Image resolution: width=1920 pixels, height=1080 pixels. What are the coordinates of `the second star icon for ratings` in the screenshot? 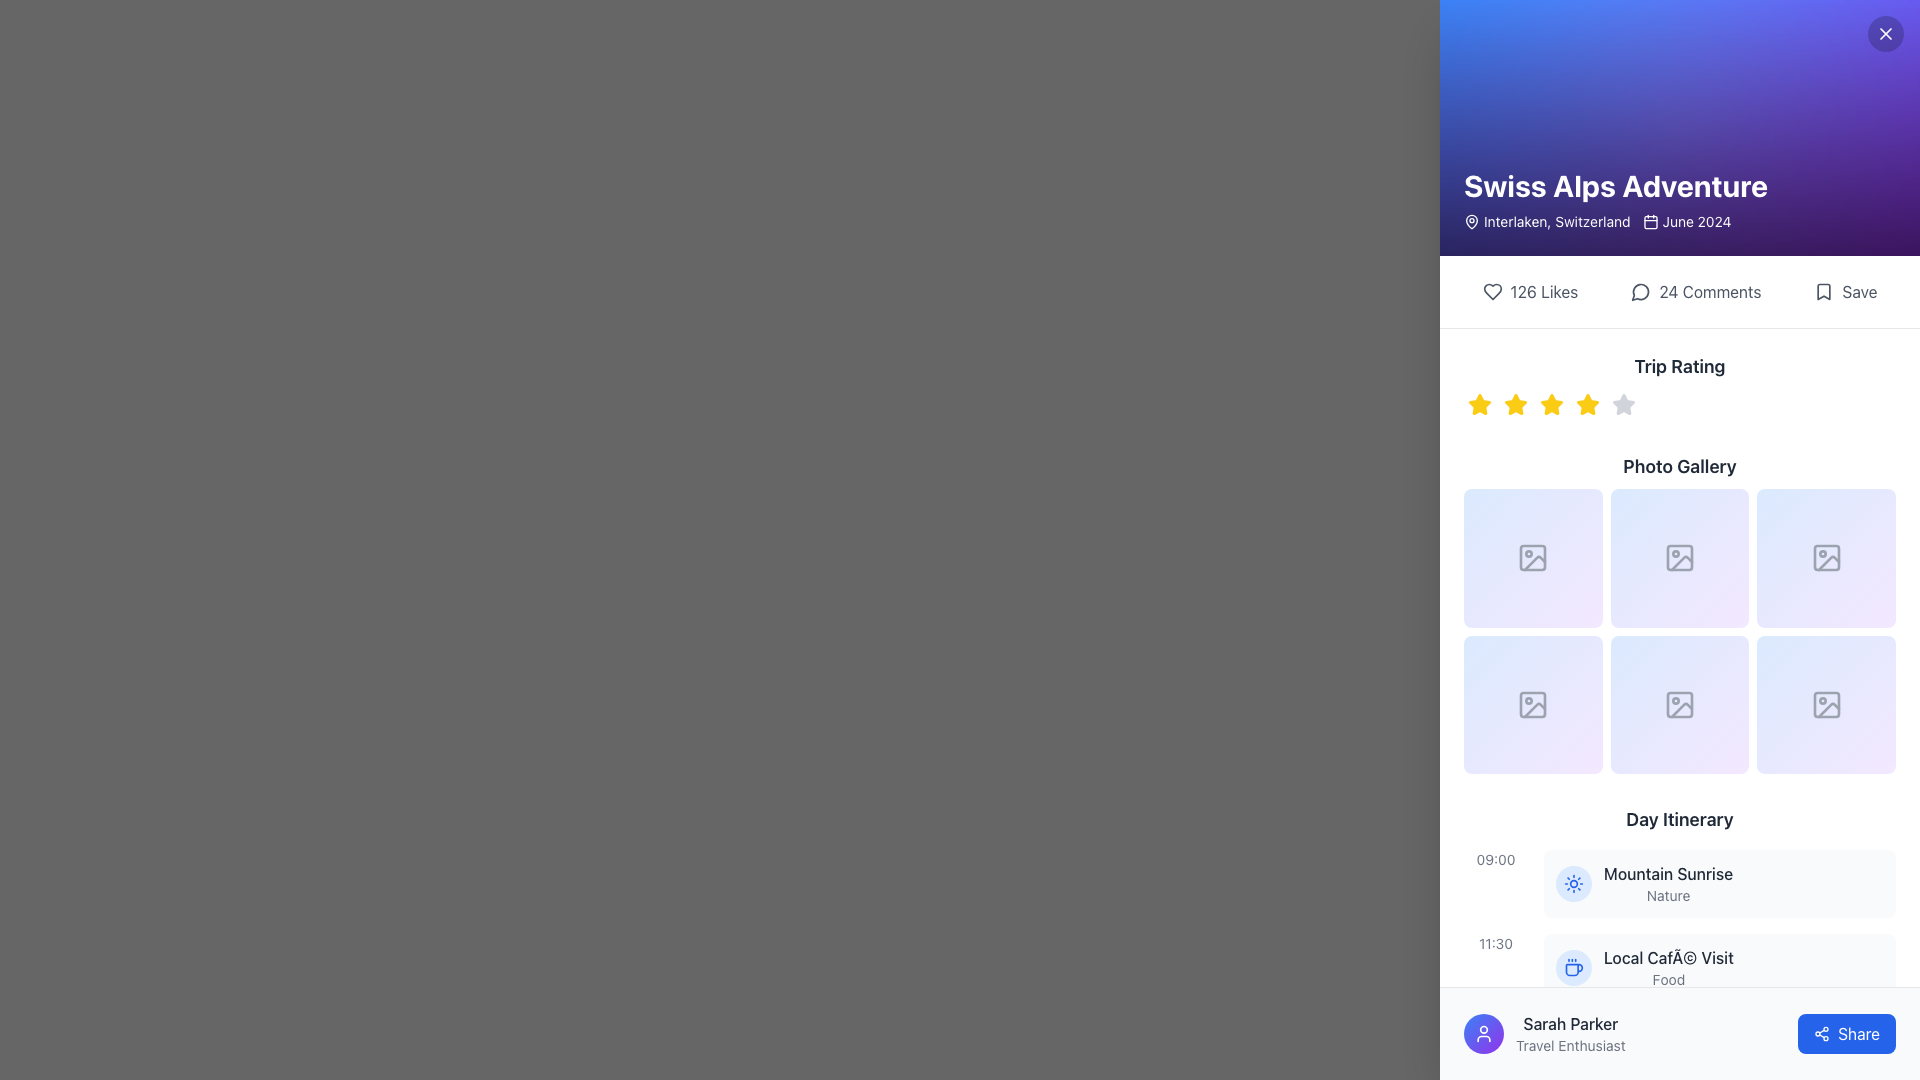 It's located at (1516, 405).